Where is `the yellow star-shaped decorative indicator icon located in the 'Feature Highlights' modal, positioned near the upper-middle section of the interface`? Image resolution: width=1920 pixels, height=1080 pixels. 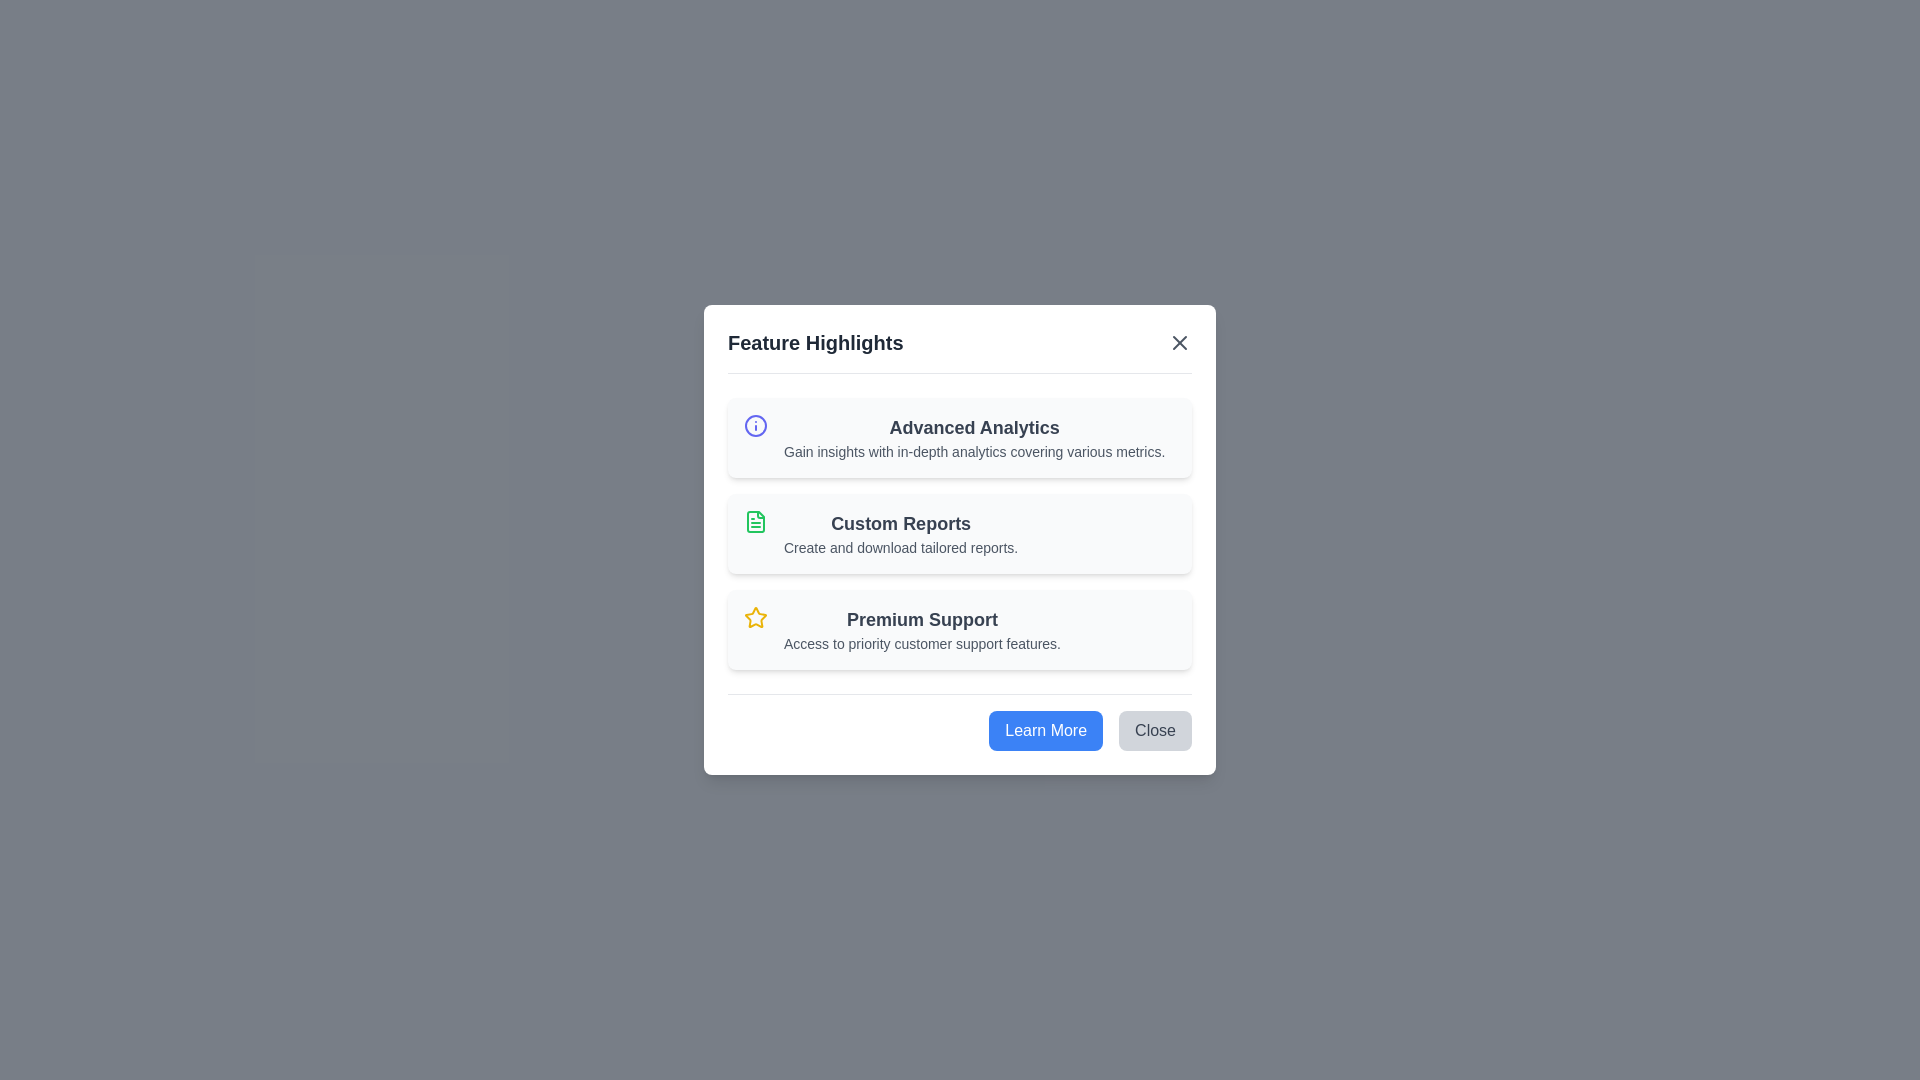
the yellow star-shaped decorative indicator icon located in the 'Feature Highlights' modal, positioned near the upper-middle section of the interface is located at coordinates (754, 616).